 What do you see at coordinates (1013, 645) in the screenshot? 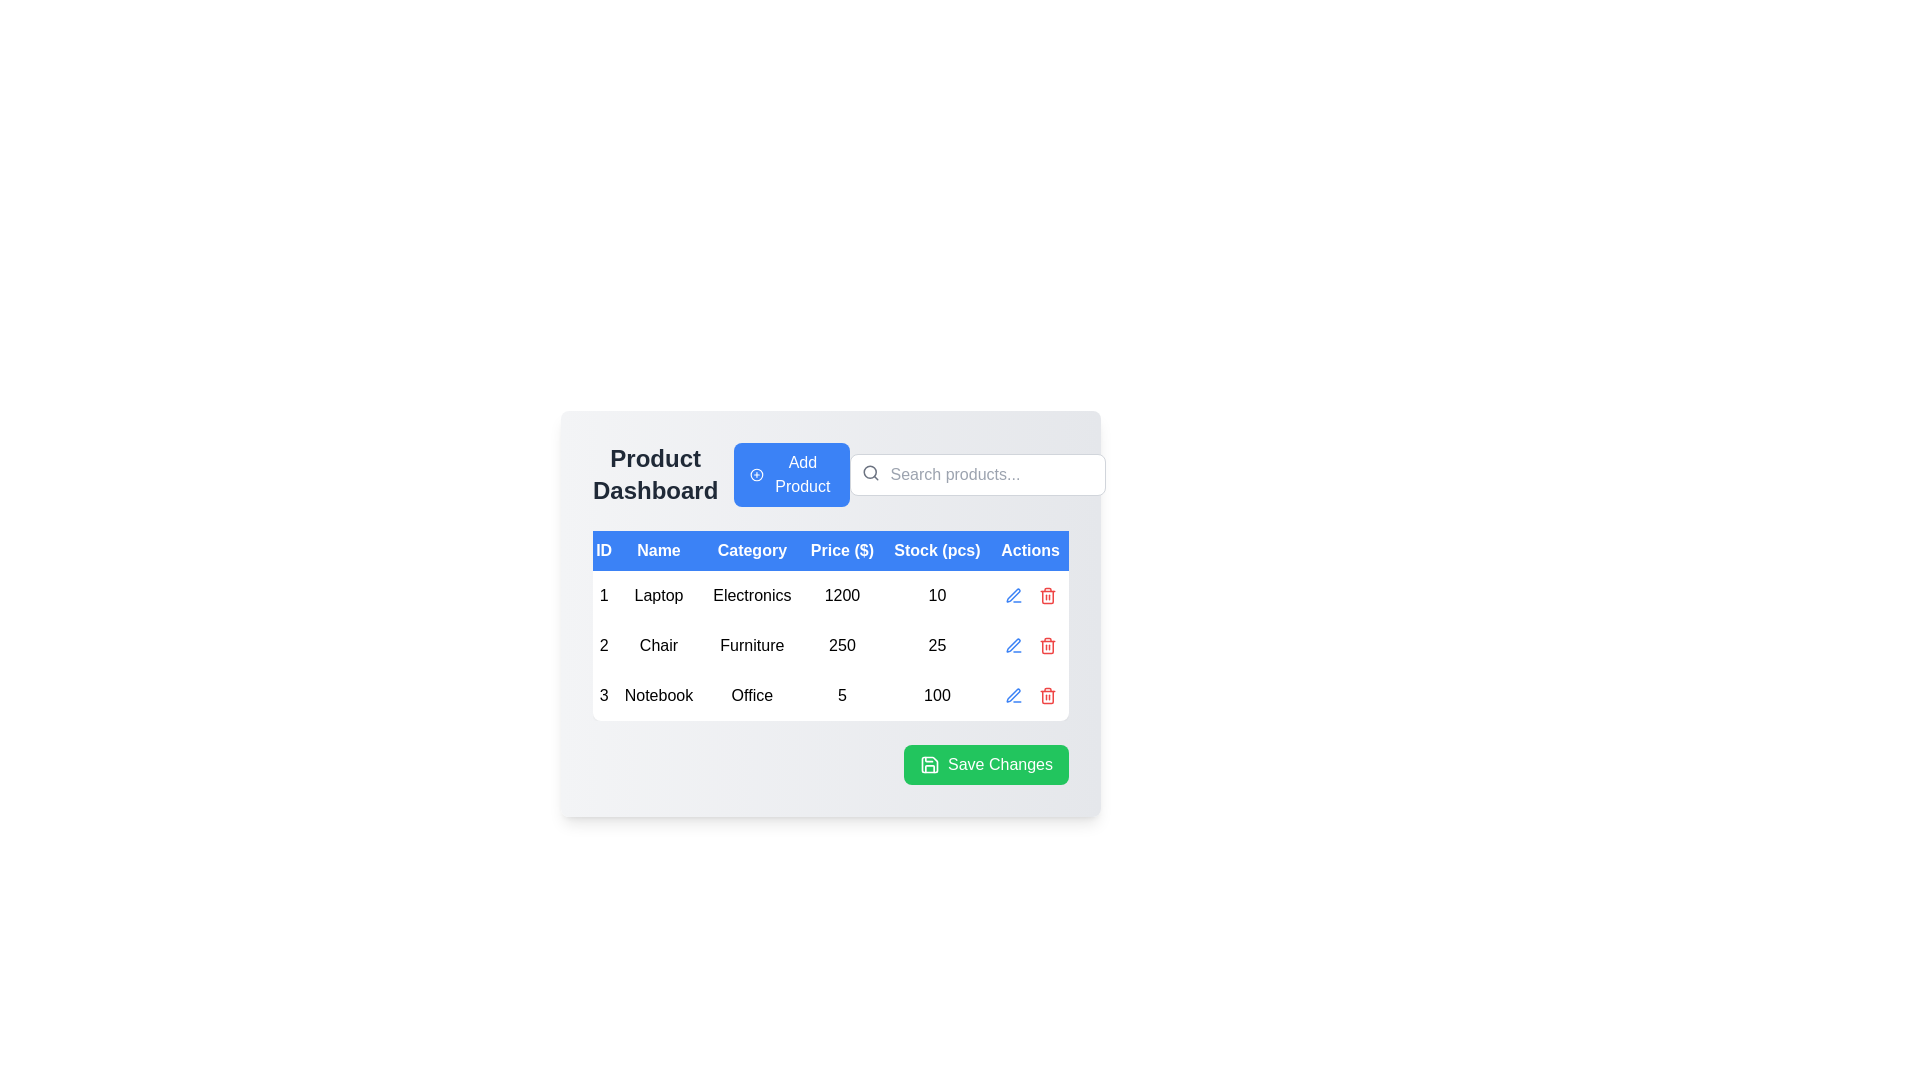
I see `the edit icon button in the Actions column of the table row corresponding to the product with ID 3, named 'Notebook', to initiate the edit action` at bounding box center [1013, 645].